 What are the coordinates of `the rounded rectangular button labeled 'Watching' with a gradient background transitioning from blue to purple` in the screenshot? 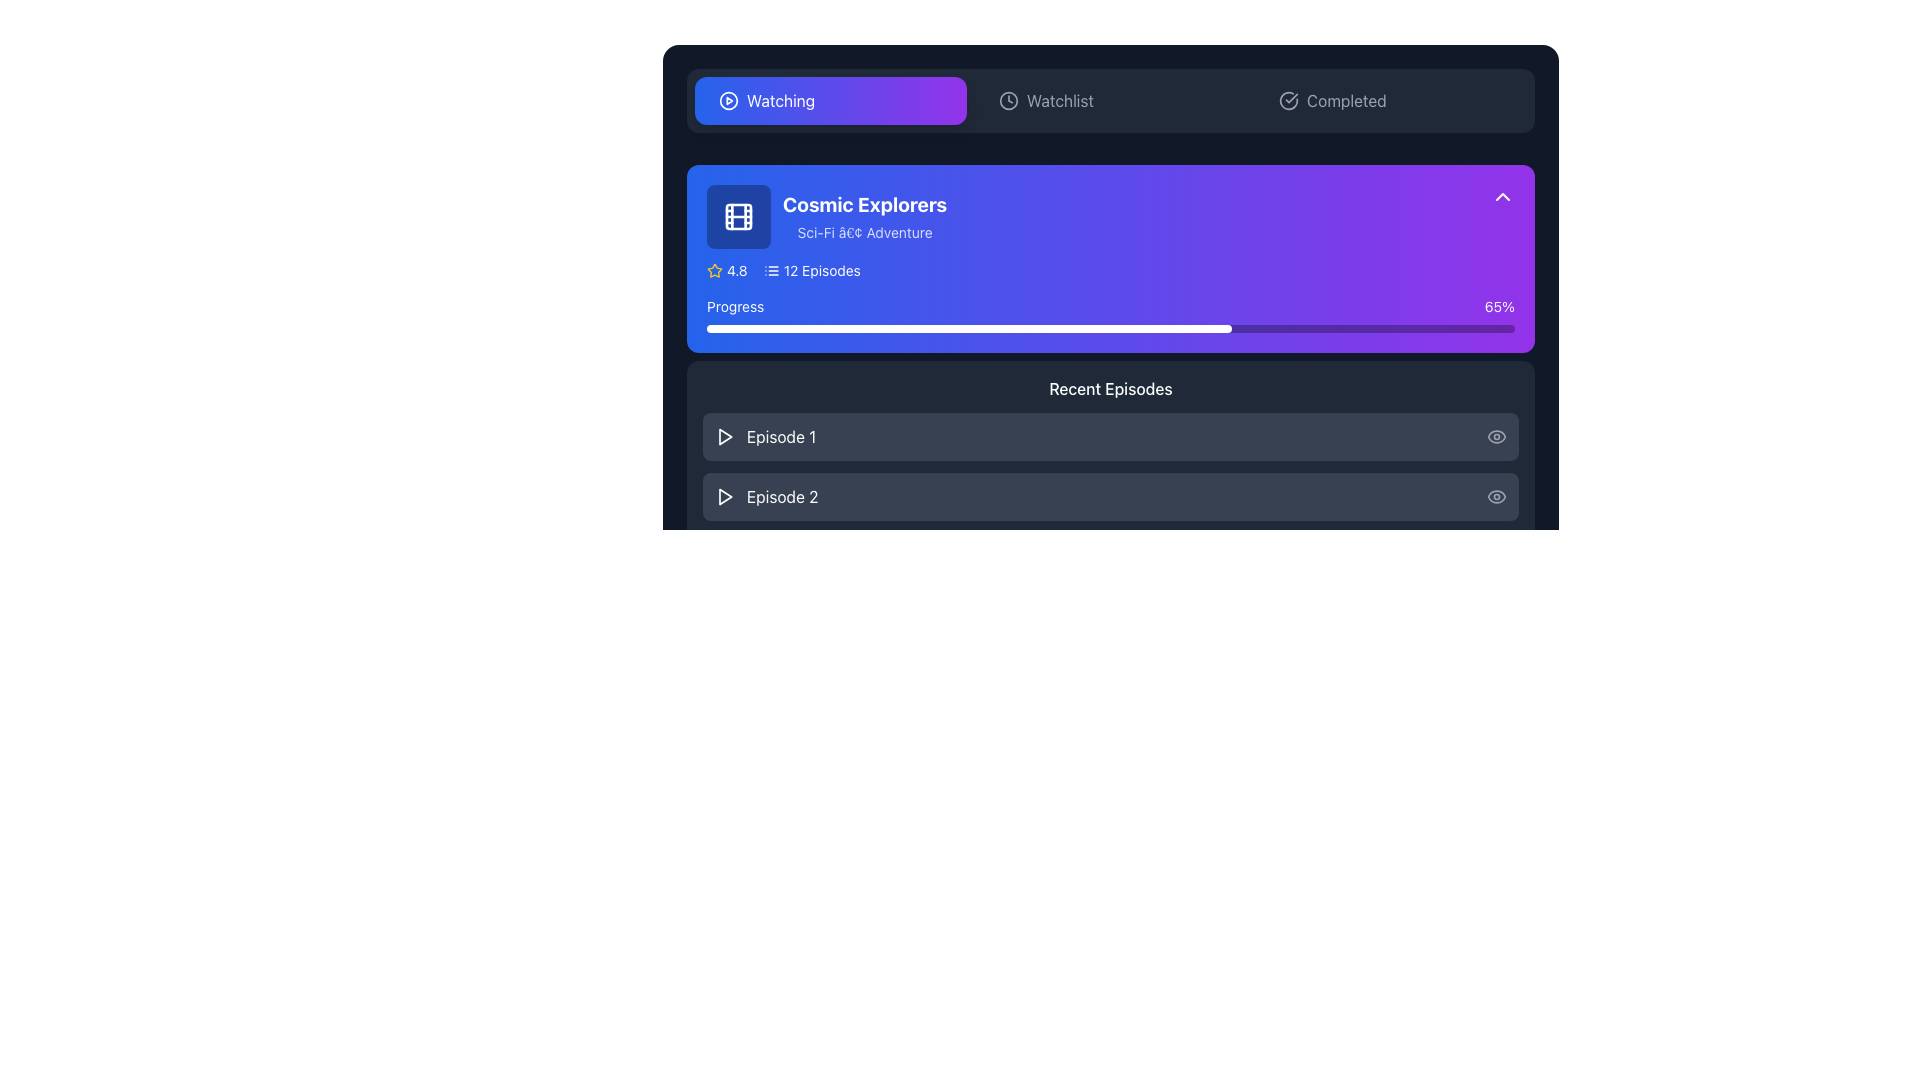 It's located at (830, 100).